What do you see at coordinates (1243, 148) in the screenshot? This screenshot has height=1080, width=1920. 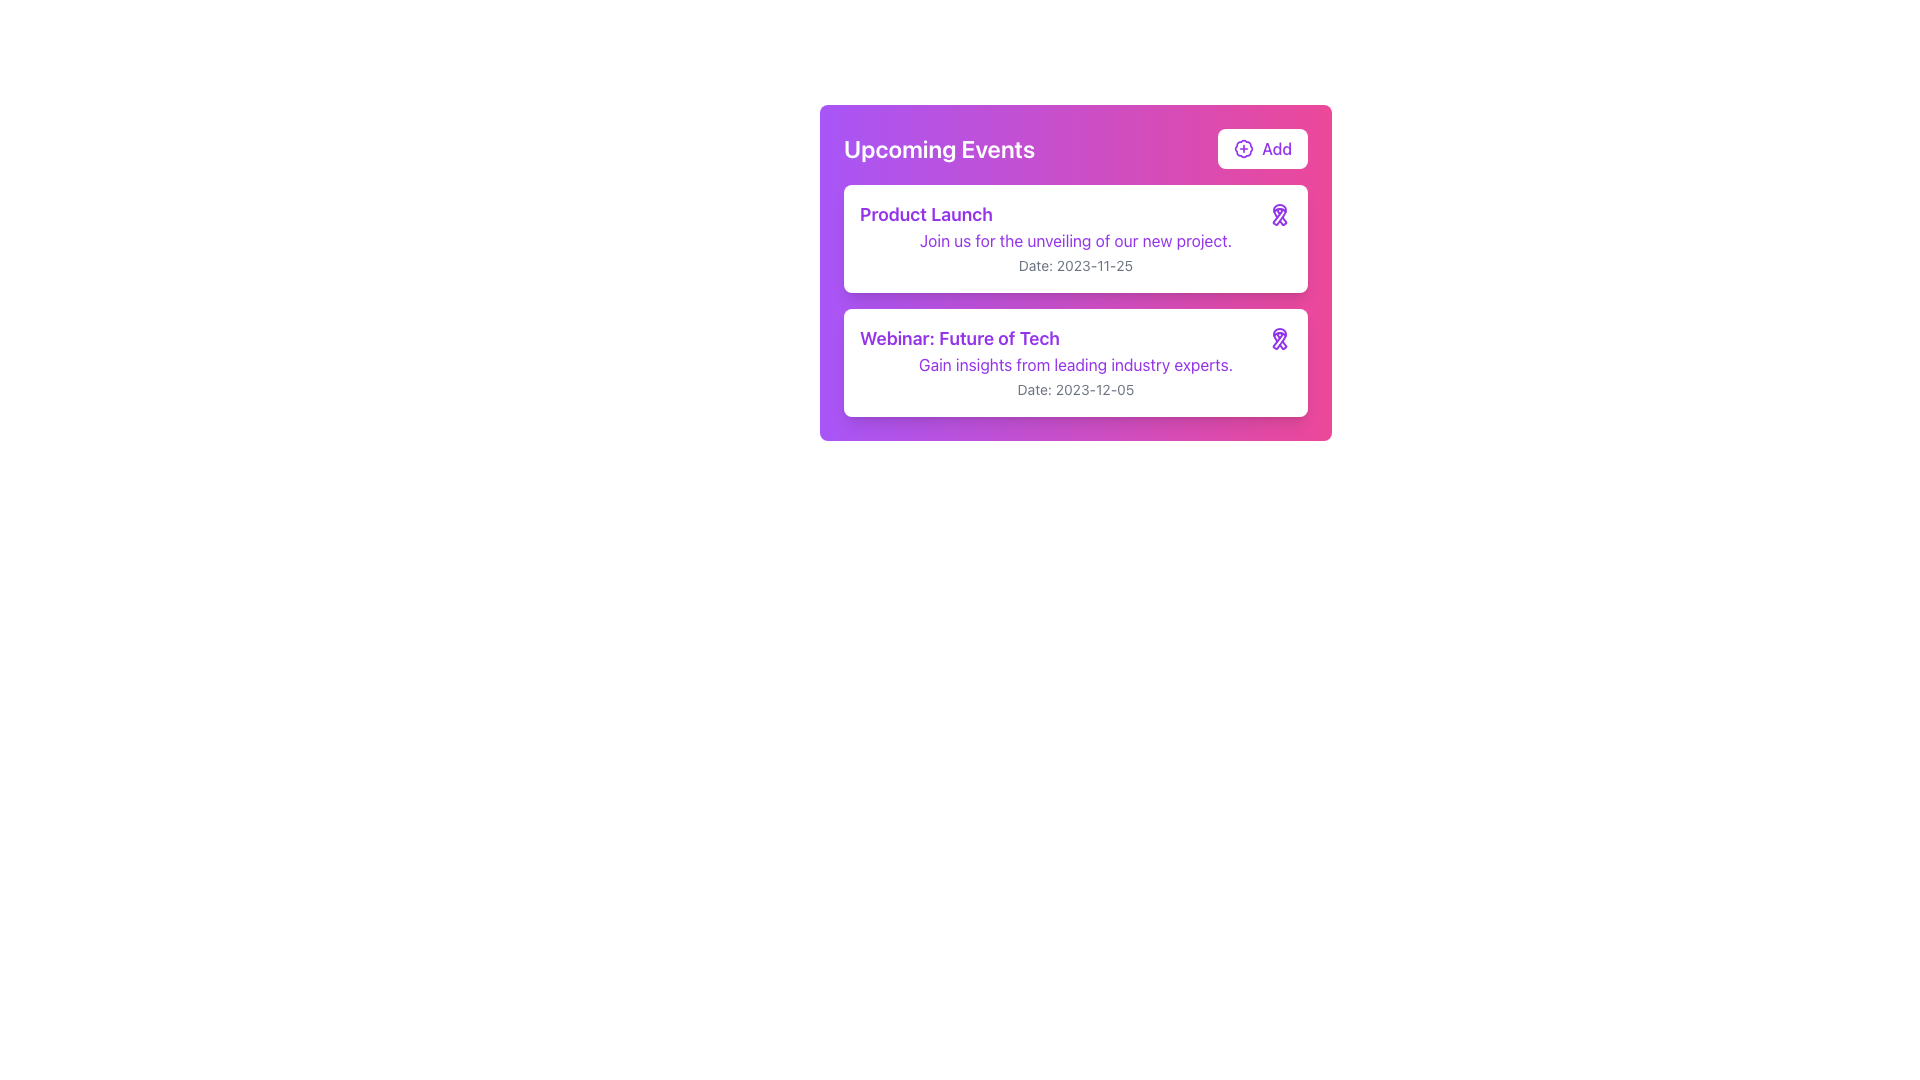 I see `the 'Add' icon located at the top-right corner of the section with a gradient purple background, which is positioned to the left of the text 'Add'` at bounding box center [1243, 148].